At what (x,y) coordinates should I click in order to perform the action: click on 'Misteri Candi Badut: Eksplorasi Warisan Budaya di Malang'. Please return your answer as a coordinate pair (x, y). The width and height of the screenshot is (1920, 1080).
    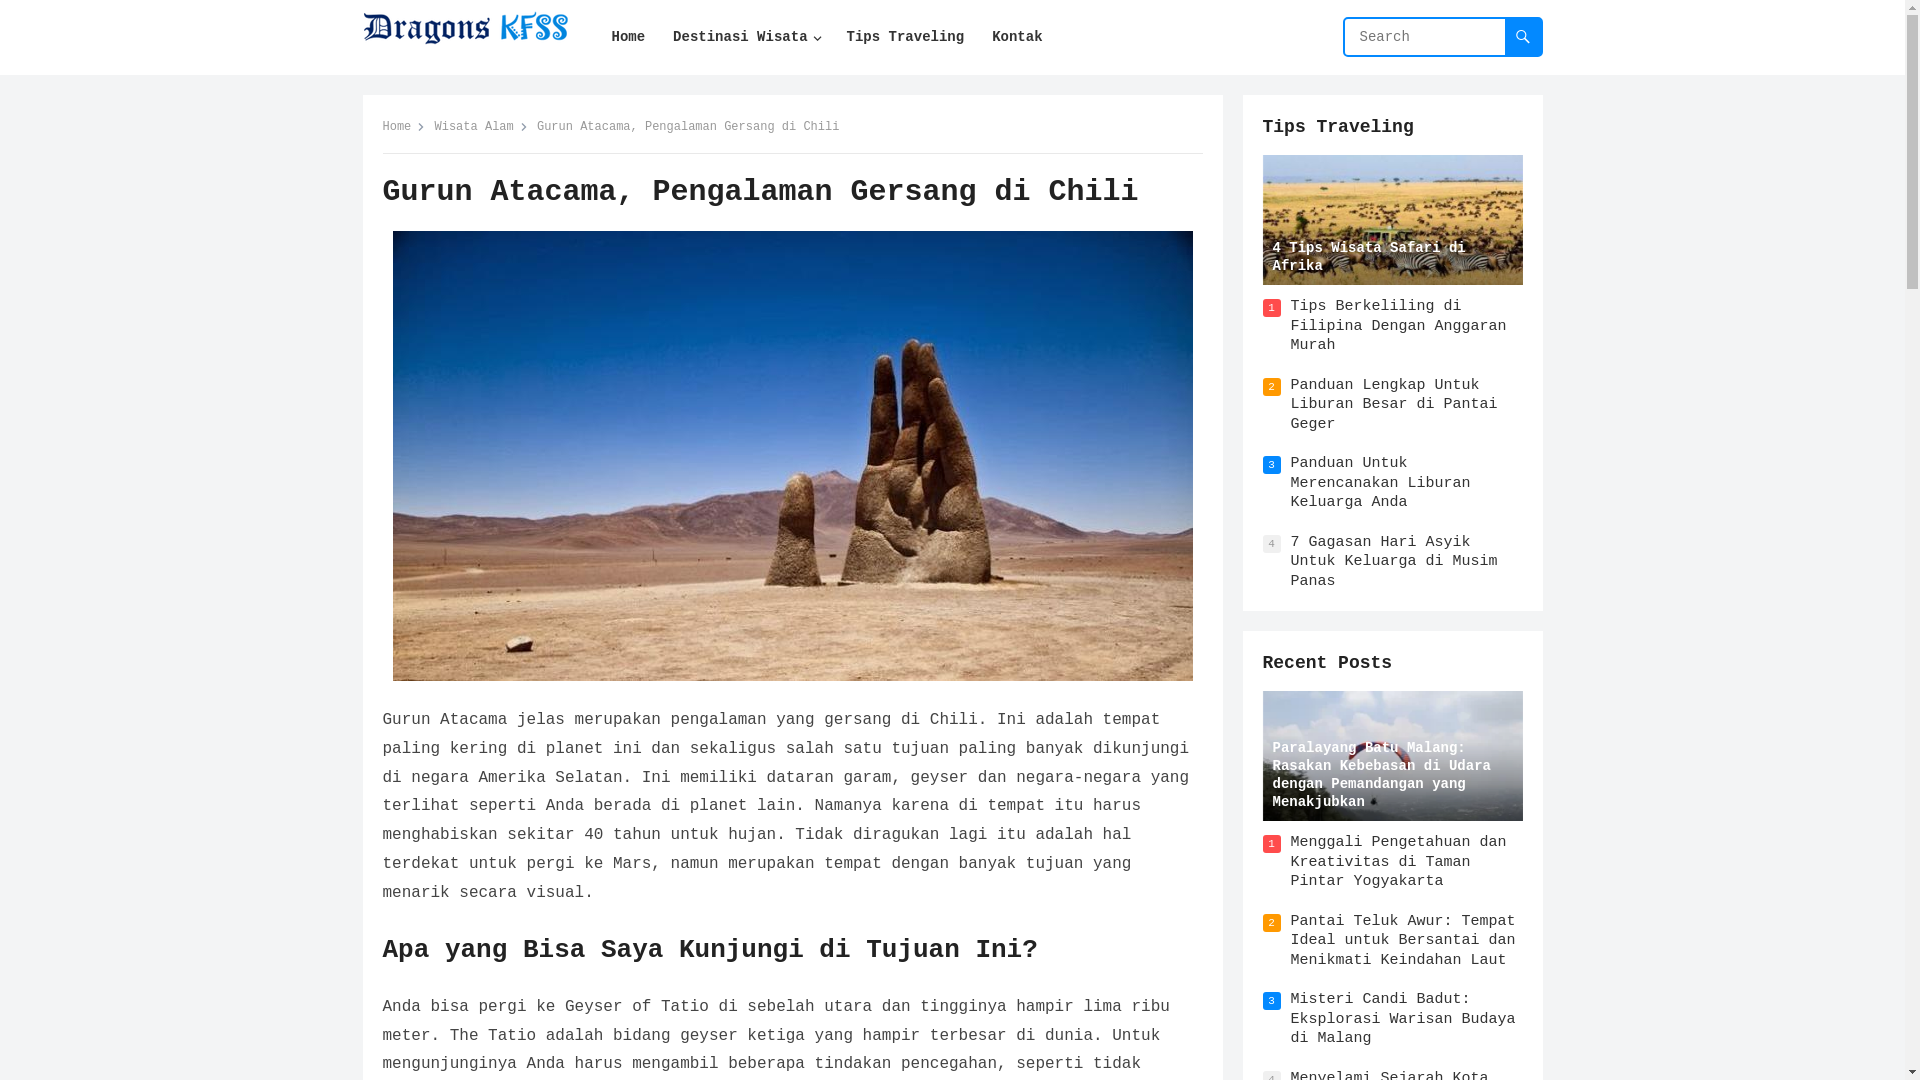
    Looking at the image, I should click on (1401, 1018).